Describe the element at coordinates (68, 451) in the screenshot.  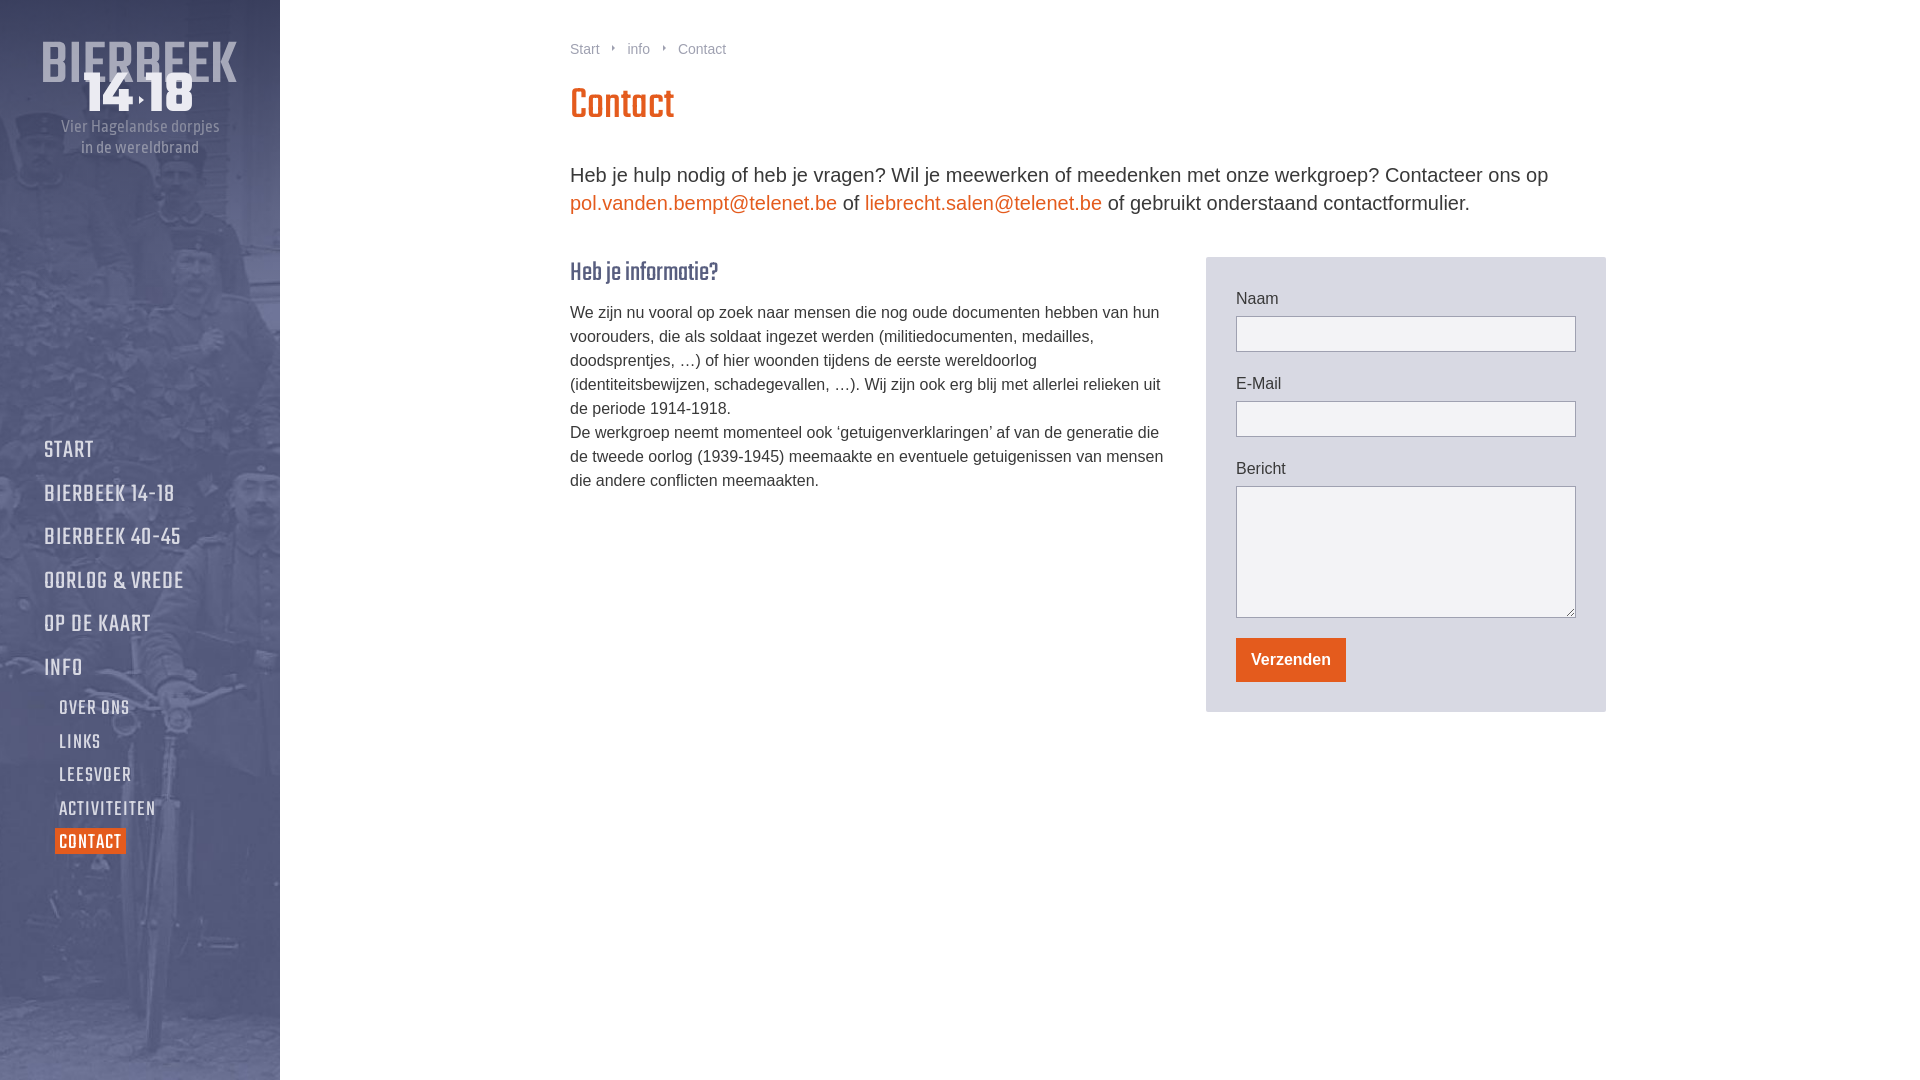
I see `'START'` at that location.